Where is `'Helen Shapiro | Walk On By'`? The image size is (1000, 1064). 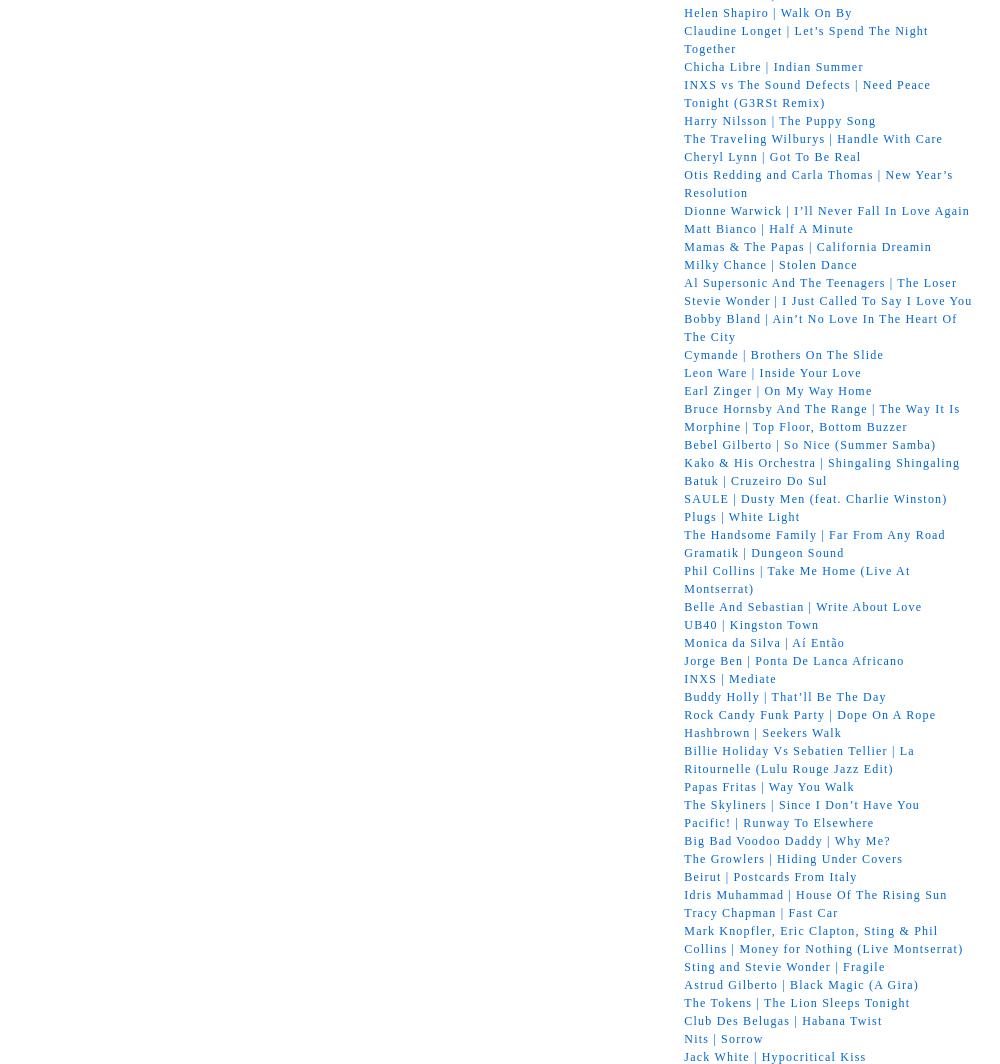
'Helen Shapiro | Walk On By' is located at coordinates (768, 12).